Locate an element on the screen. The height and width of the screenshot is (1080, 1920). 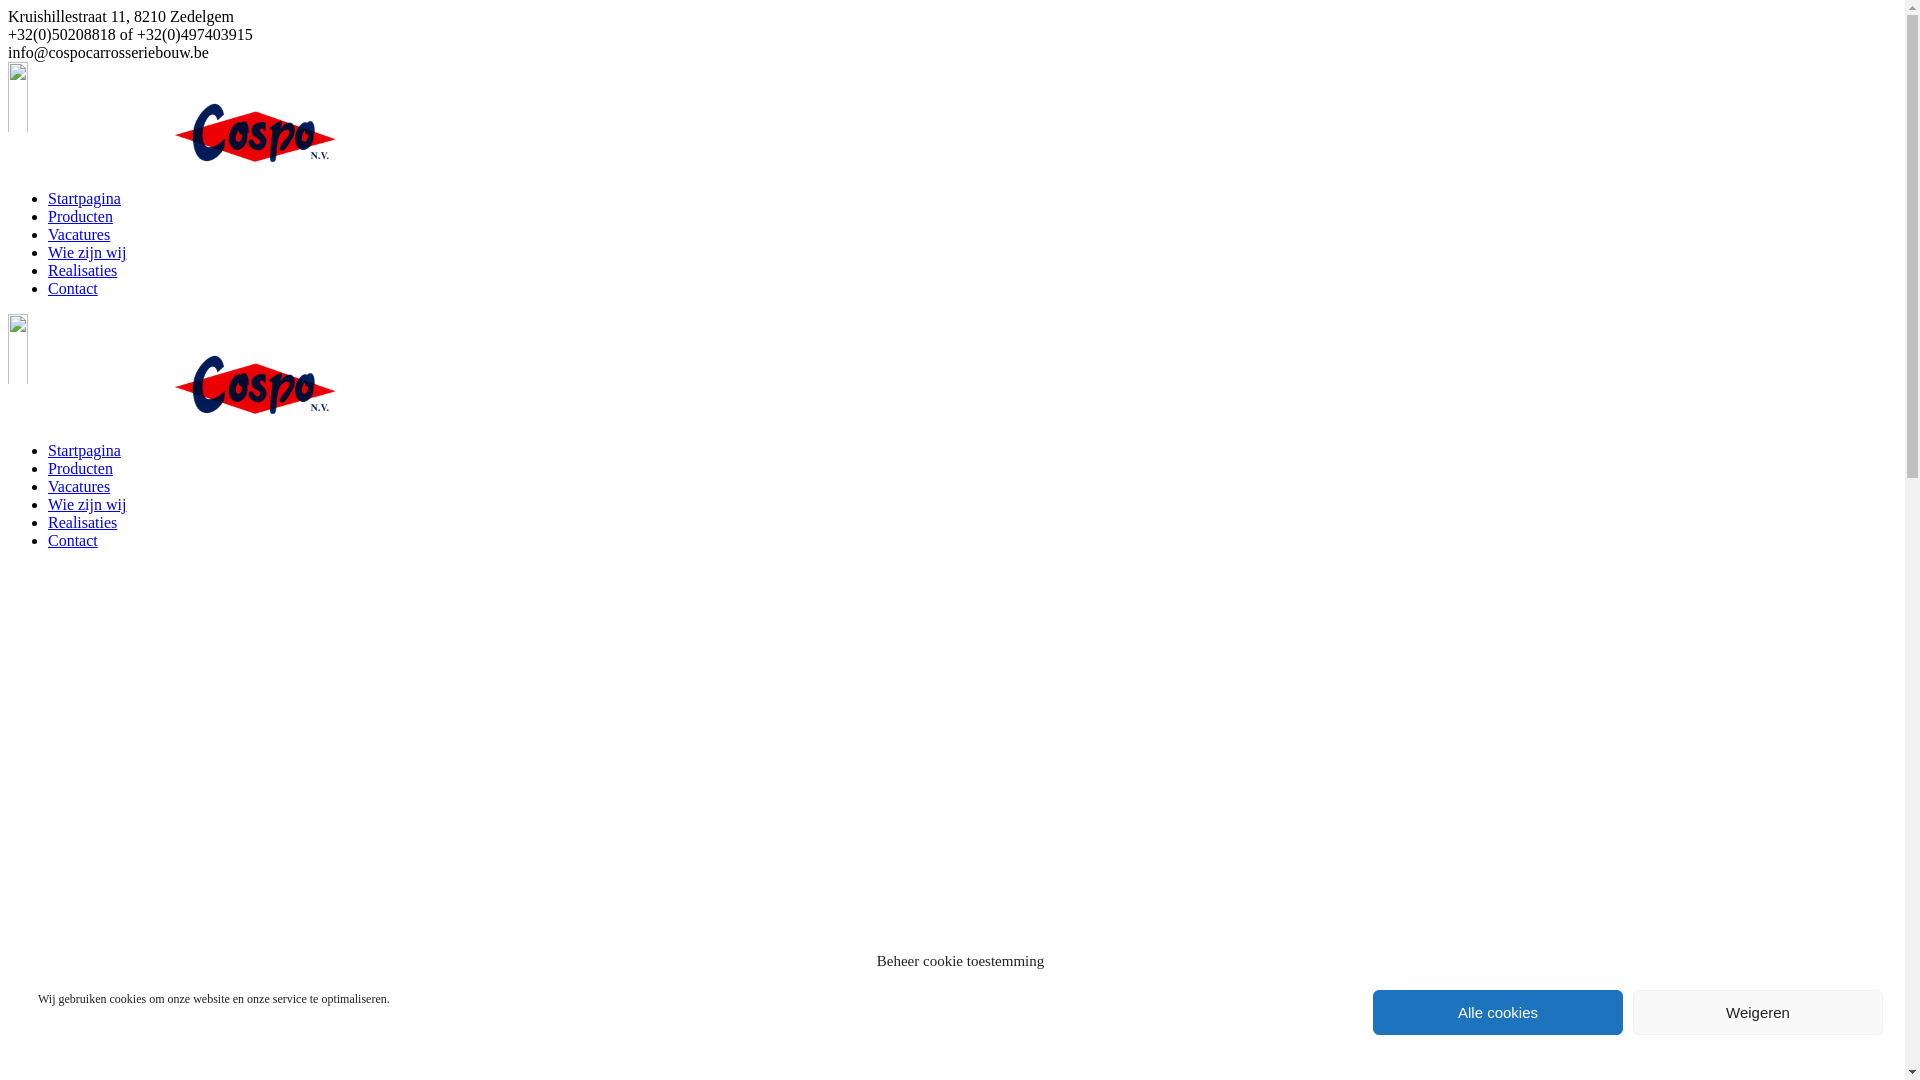
'Alle cookies' is located at coordinates (1497, 1012).